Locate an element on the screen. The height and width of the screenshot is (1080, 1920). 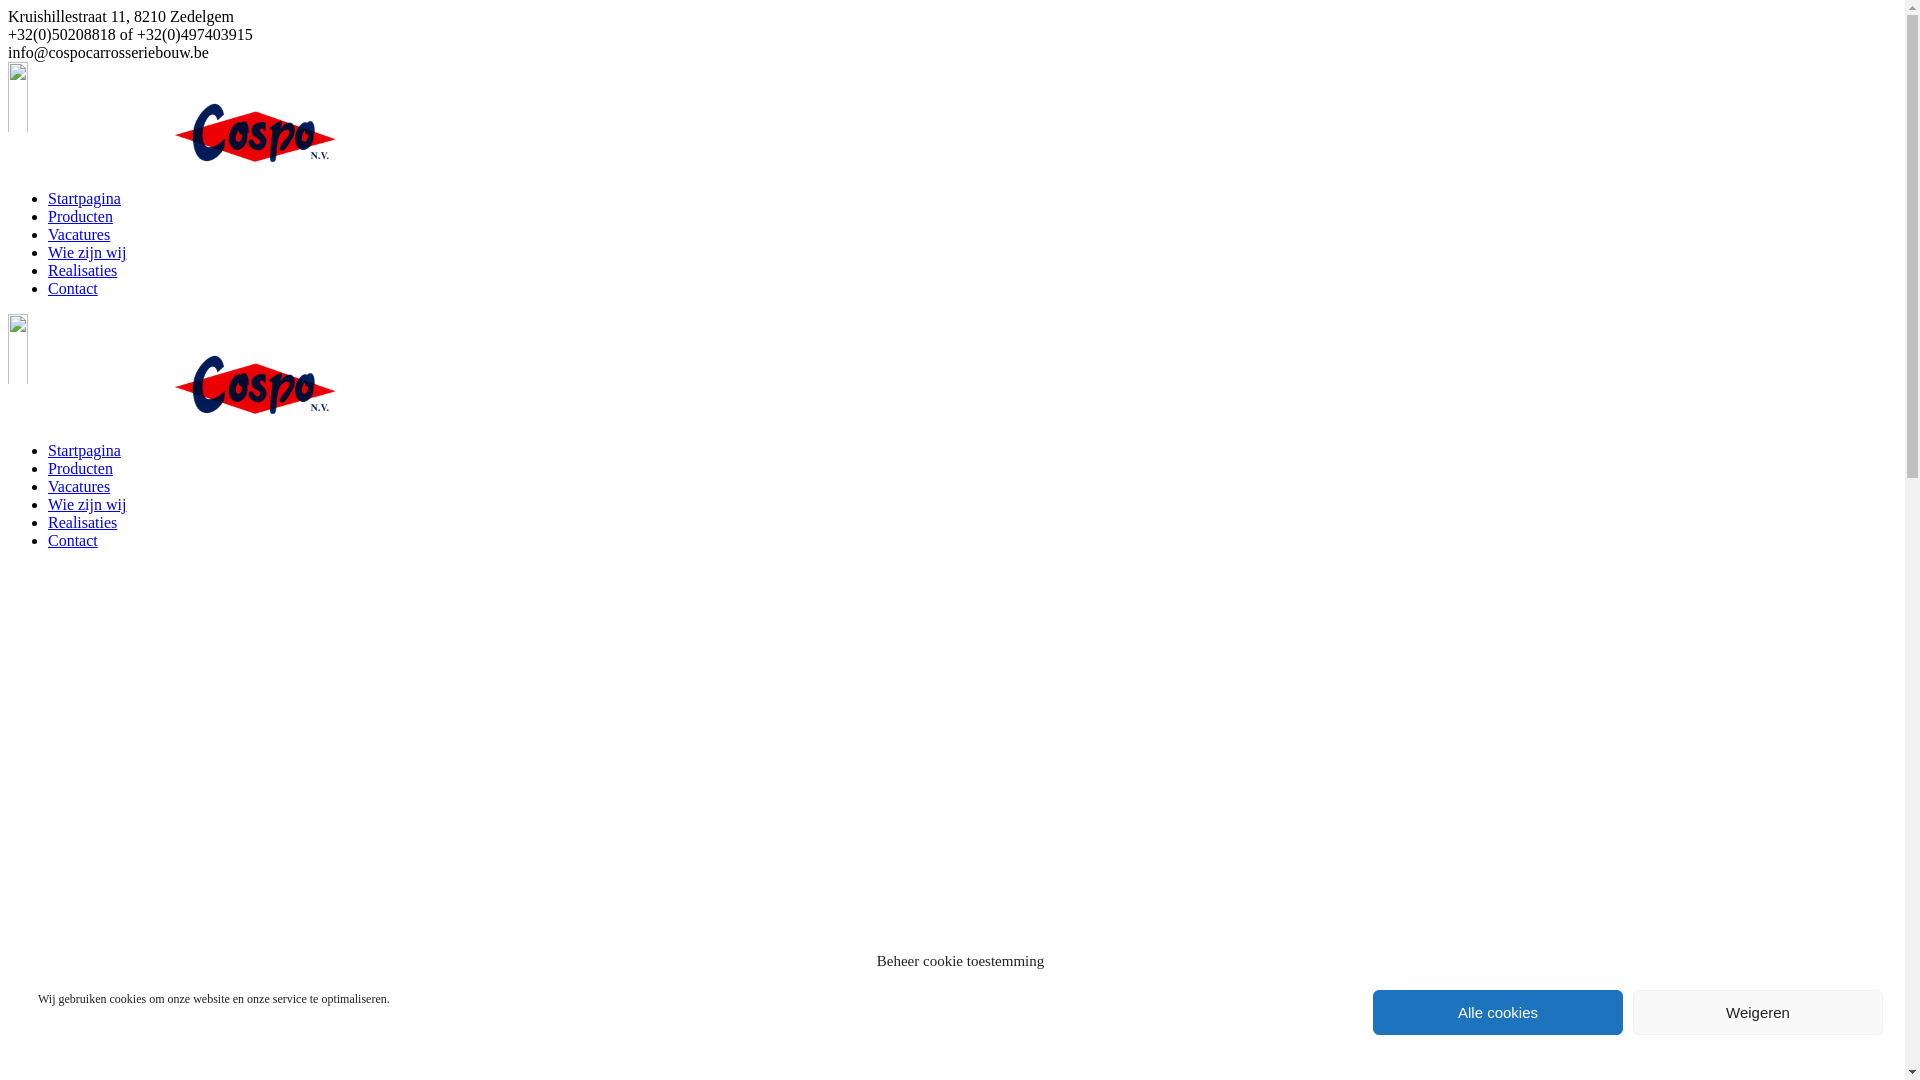
'Alle cookies' is located at coordinates (1497, 1012).